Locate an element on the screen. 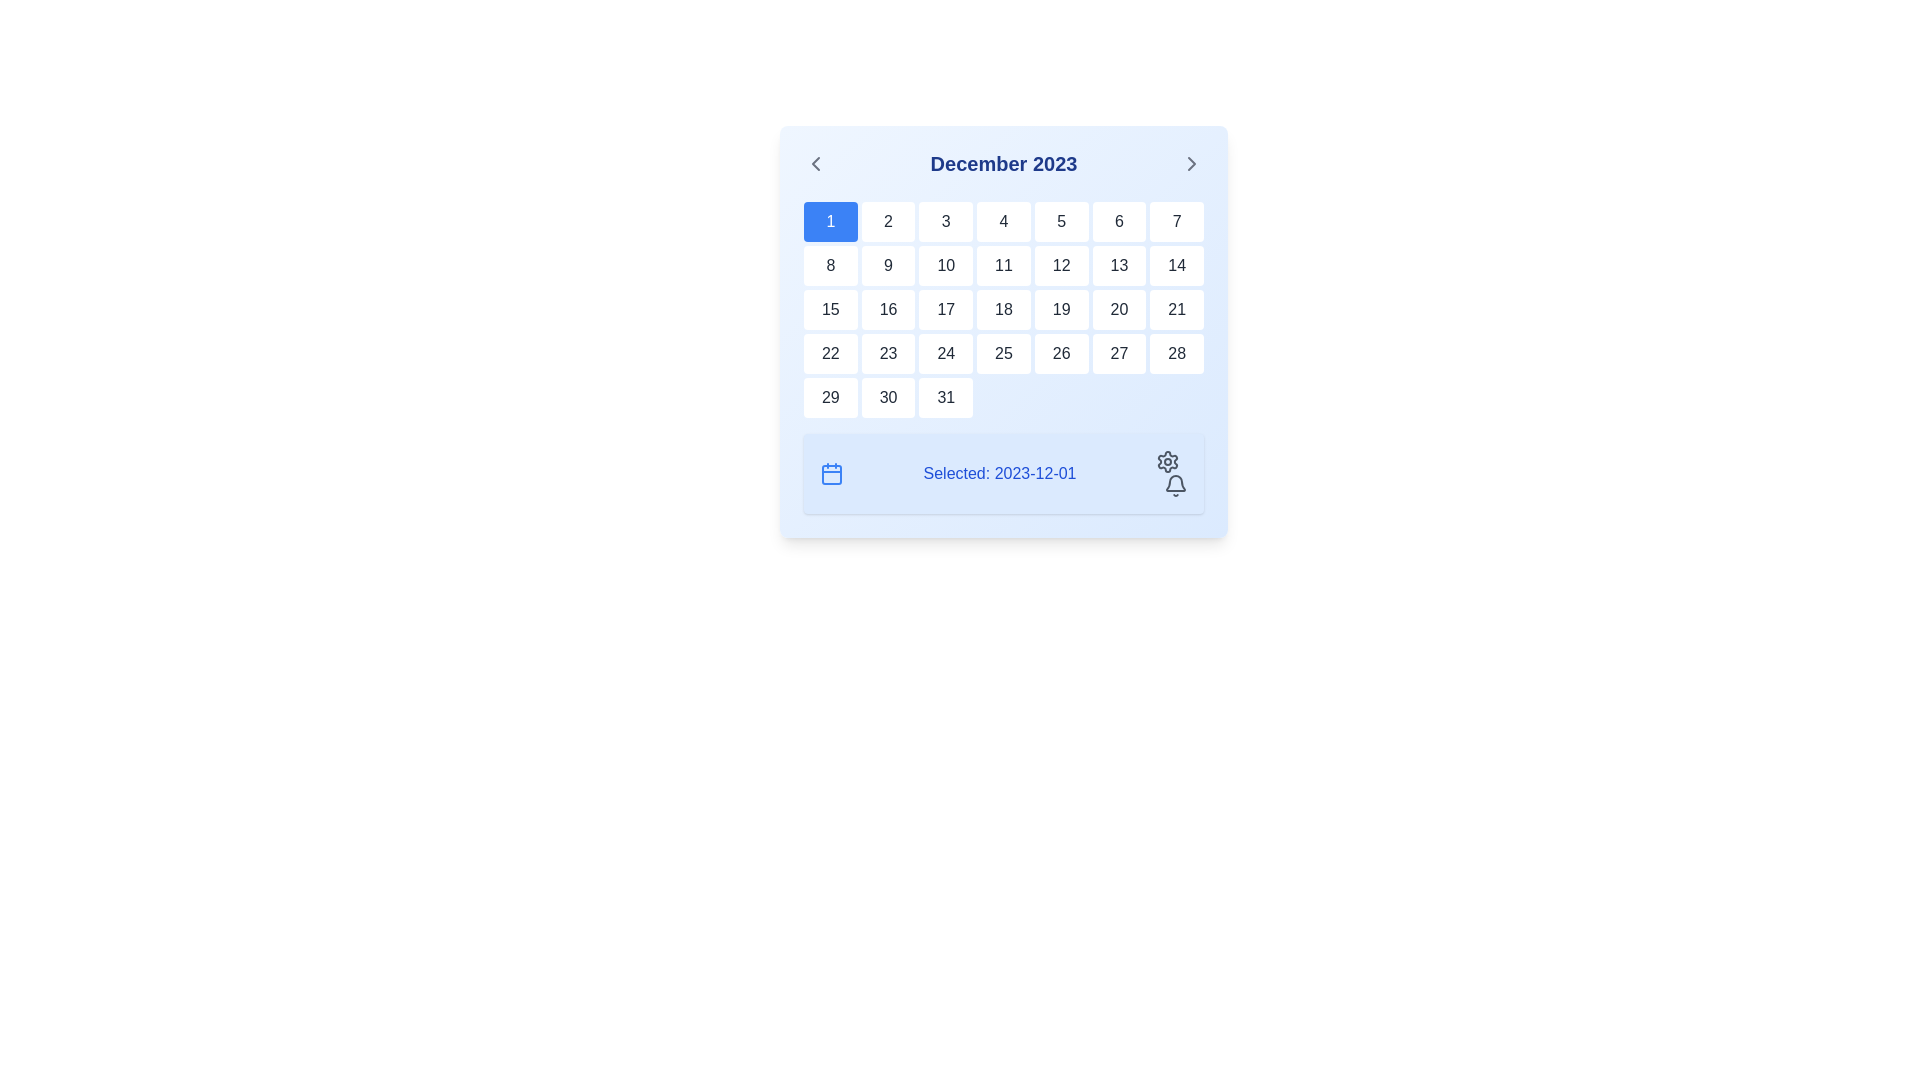 This screenshot has height=1080, width=1920. the button representing the 17th day in the displayed calendar month, located in the third cell of the third row of the calendar grid is located at coordinates (945, 309).